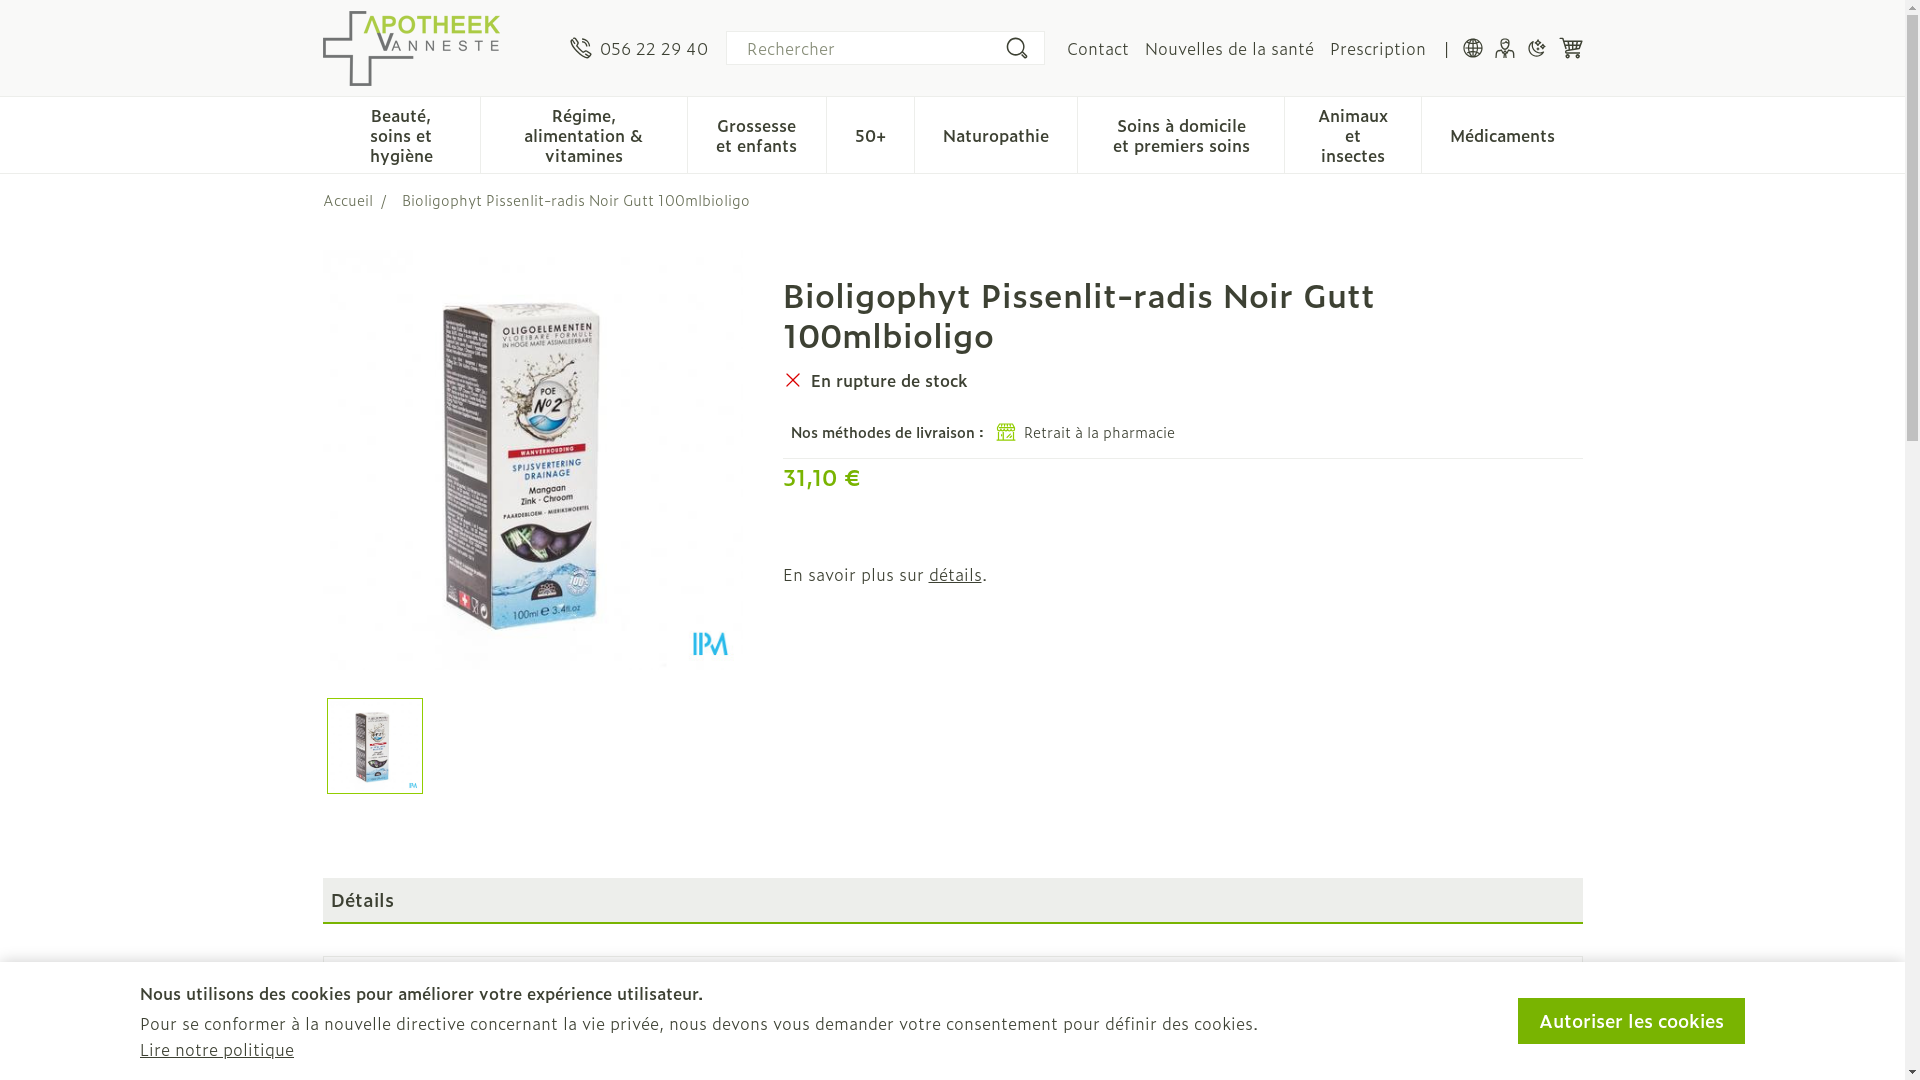 The image size is (1920, 1080). What do you see at coordinates (1535, 46) in the screenshot?
I see `'Mode sombre'` at bounding box center [1535, 46].